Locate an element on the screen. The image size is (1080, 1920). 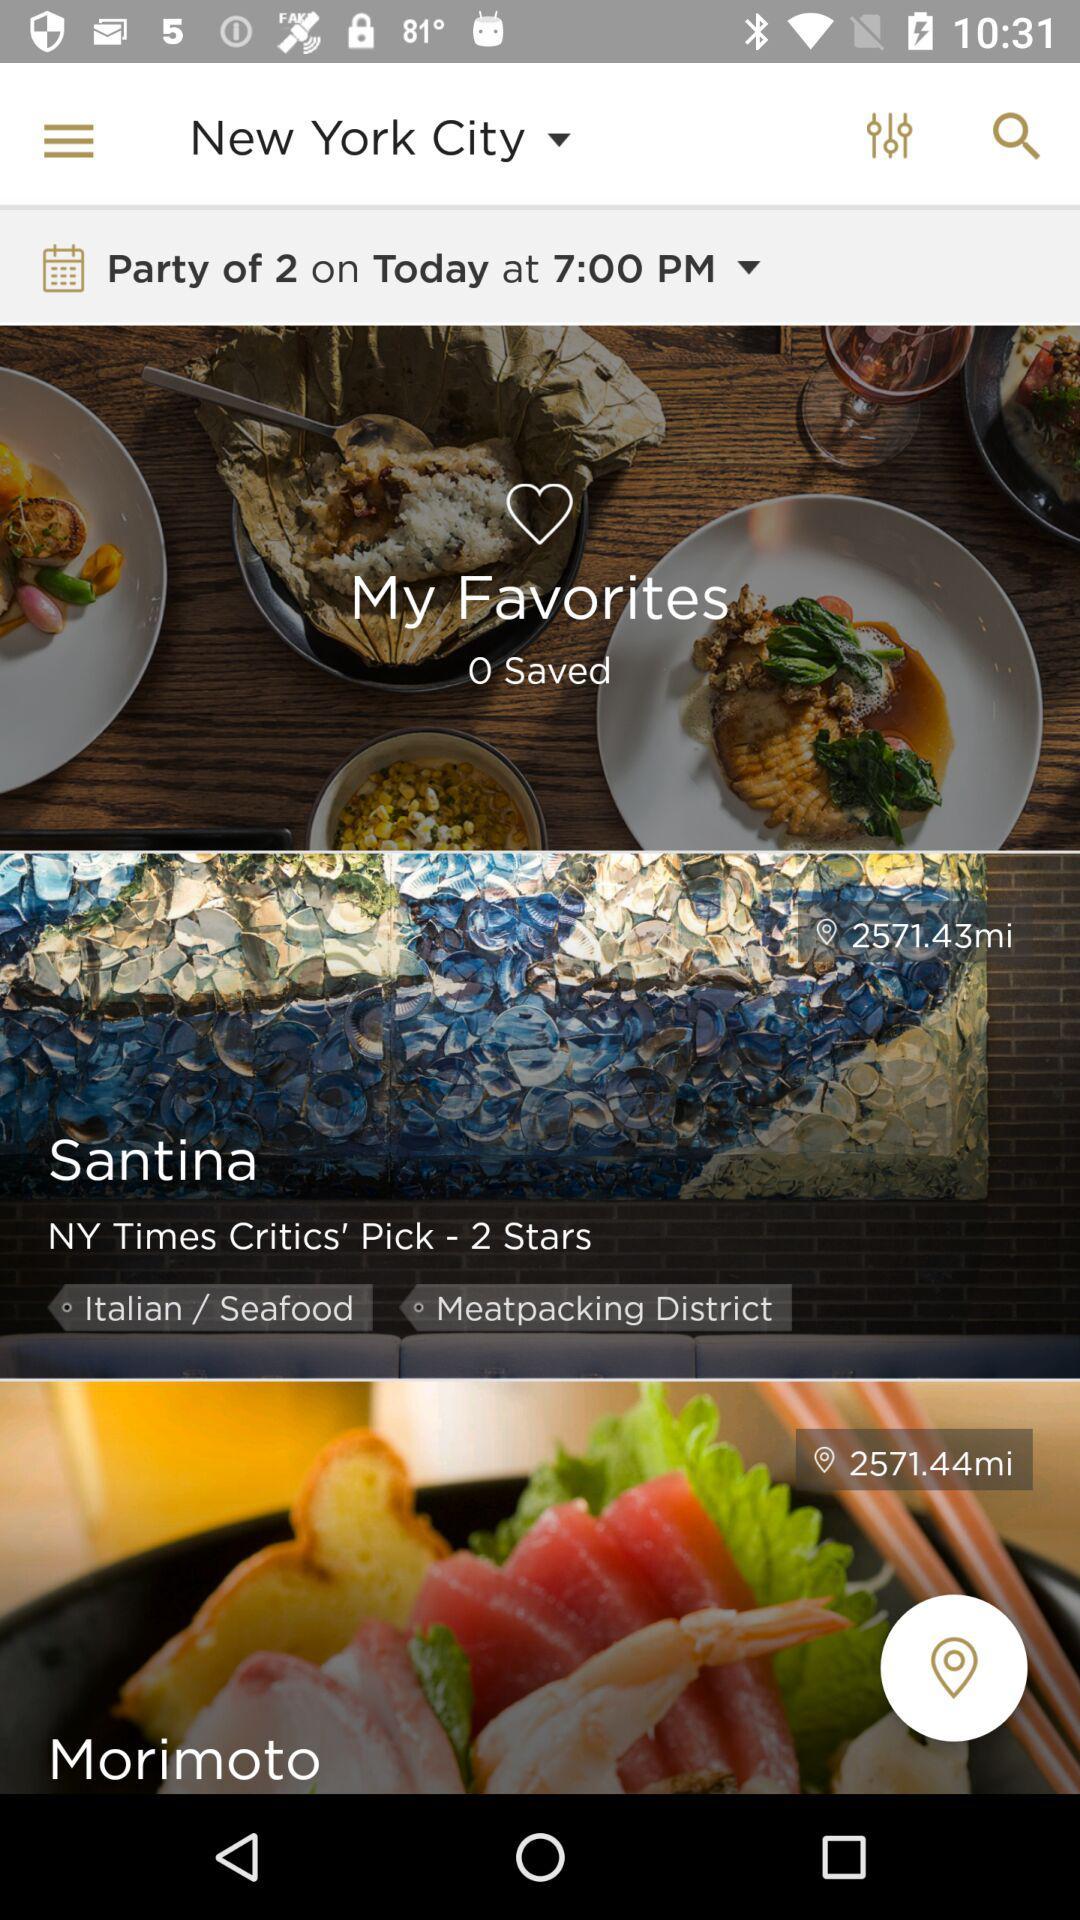
the item below 2571.44mi is located at coordinates (952, 1668).